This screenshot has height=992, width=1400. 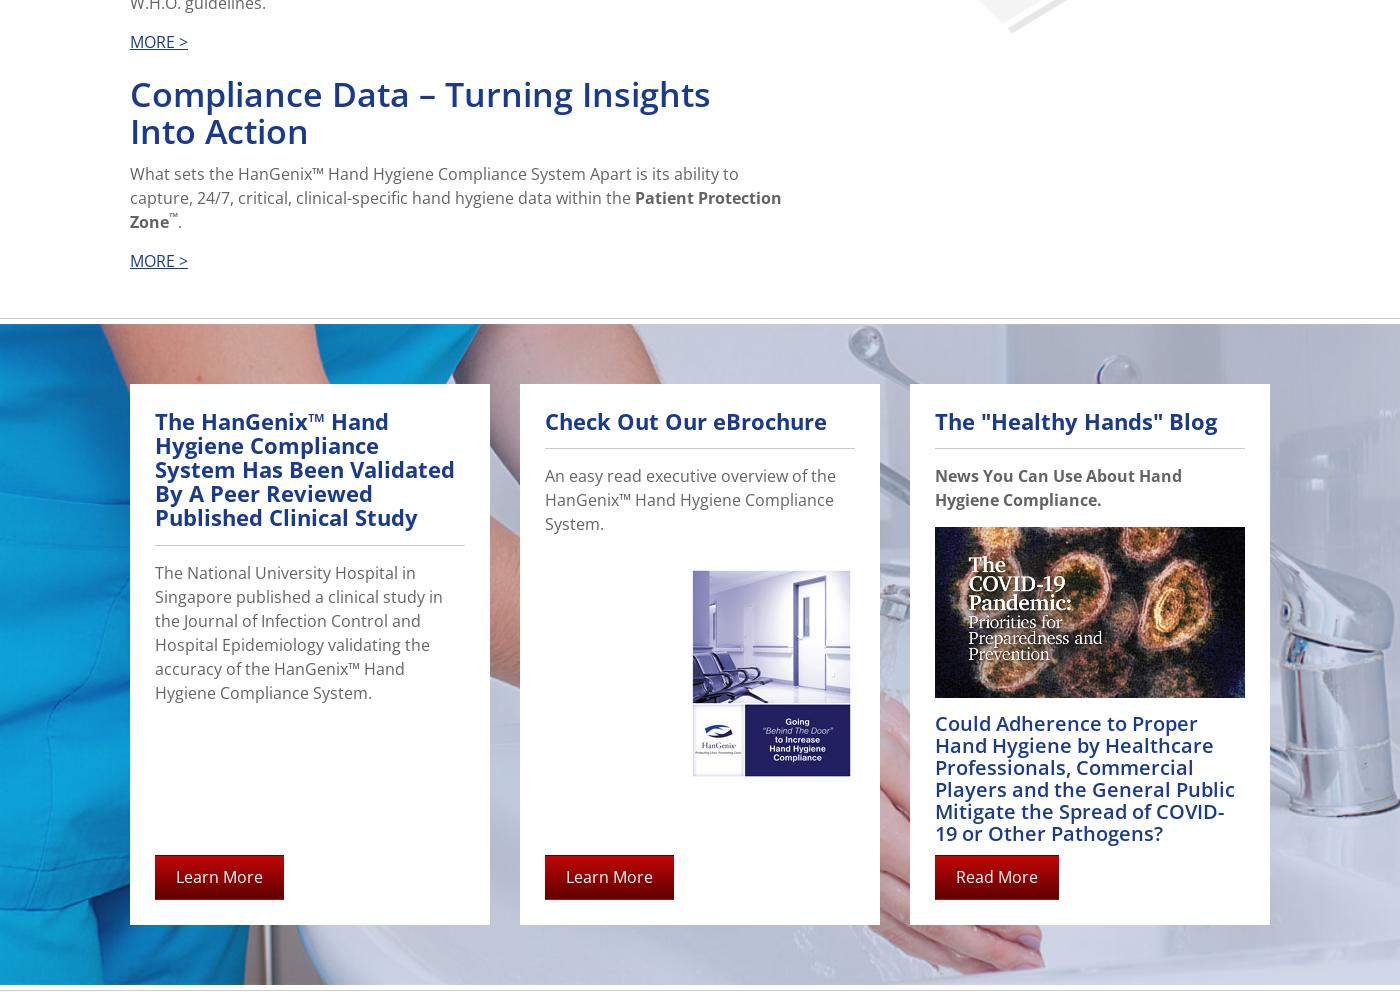 I want to click on 'News You Can Use About Hand Hygiene Compliance.', so click(x=1058, y=486).